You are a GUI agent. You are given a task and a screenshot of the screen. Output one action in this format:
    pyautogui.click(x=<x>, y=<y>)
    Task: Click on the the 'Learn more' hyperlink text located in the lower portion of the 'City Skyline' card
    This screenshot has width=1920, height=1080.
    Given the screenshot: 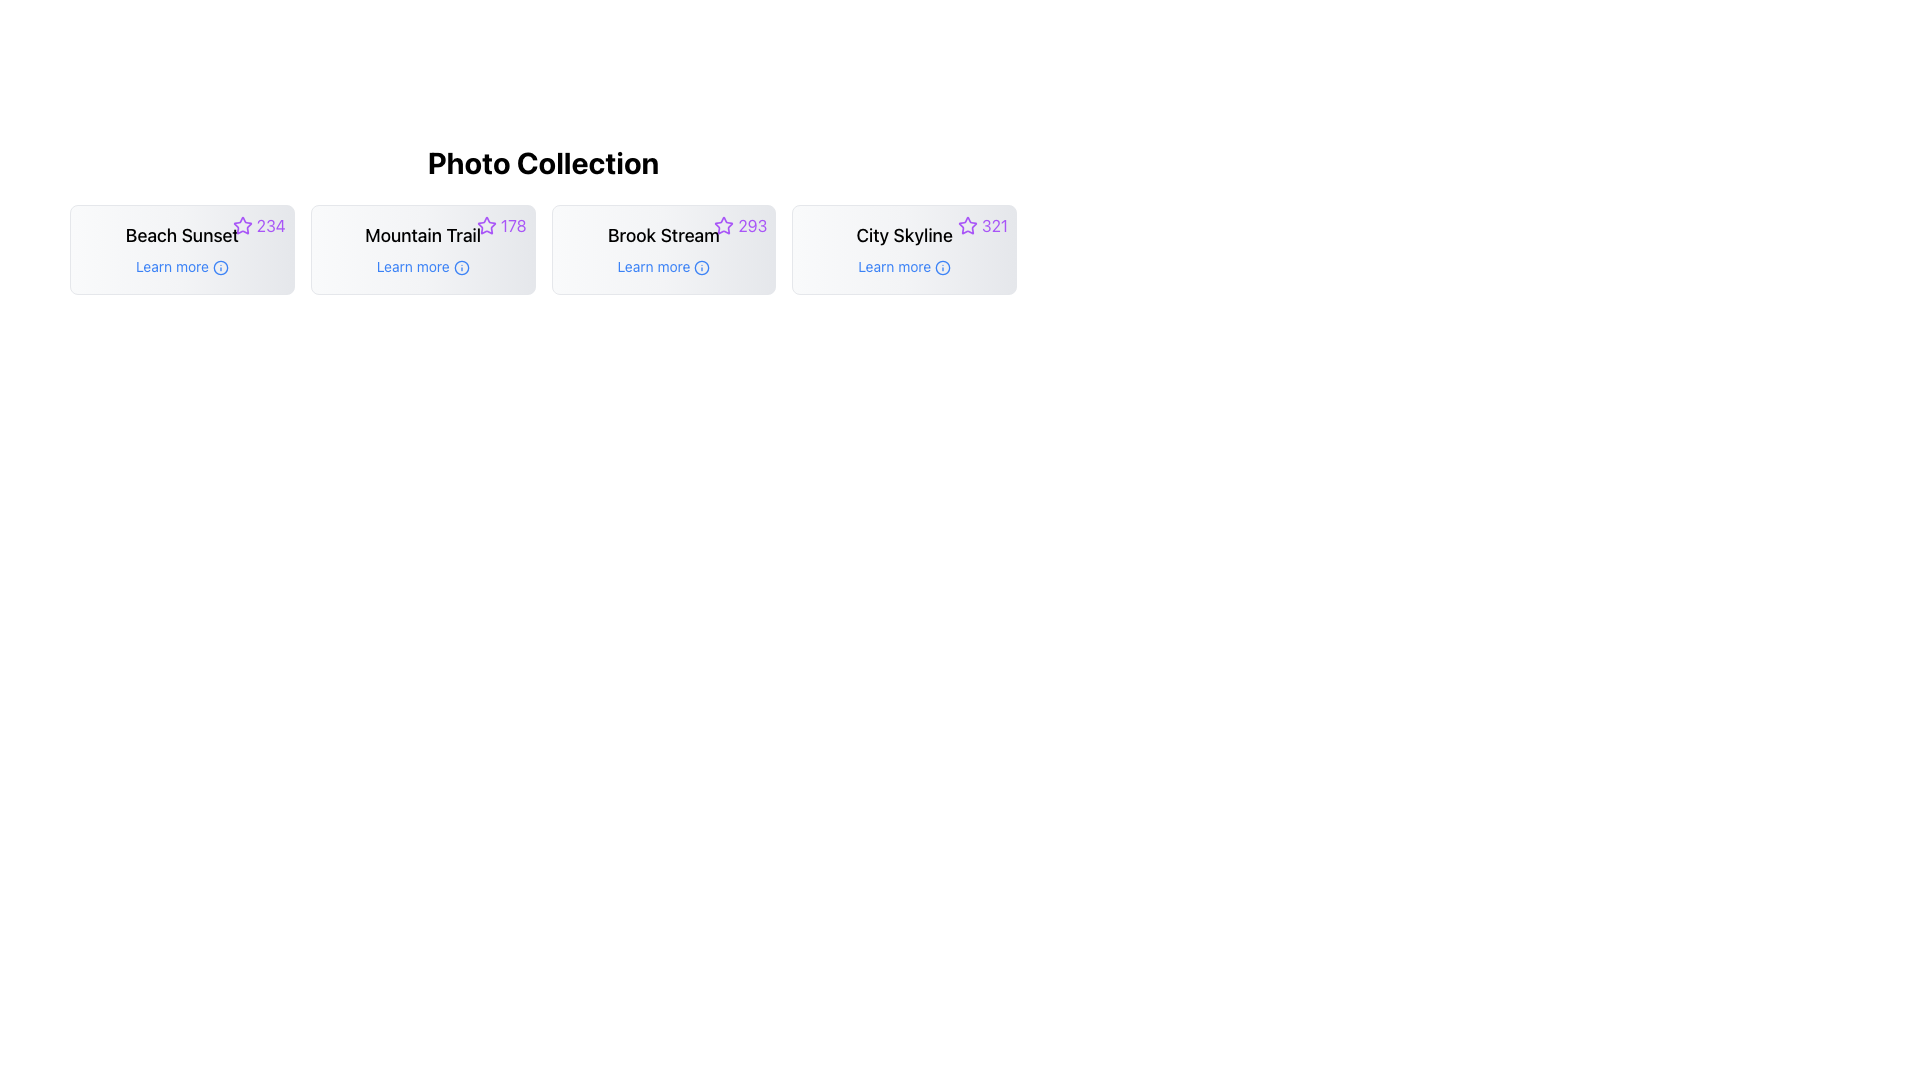 What is the action you would take?
    pyautogui.click(x=903, y=265)
    